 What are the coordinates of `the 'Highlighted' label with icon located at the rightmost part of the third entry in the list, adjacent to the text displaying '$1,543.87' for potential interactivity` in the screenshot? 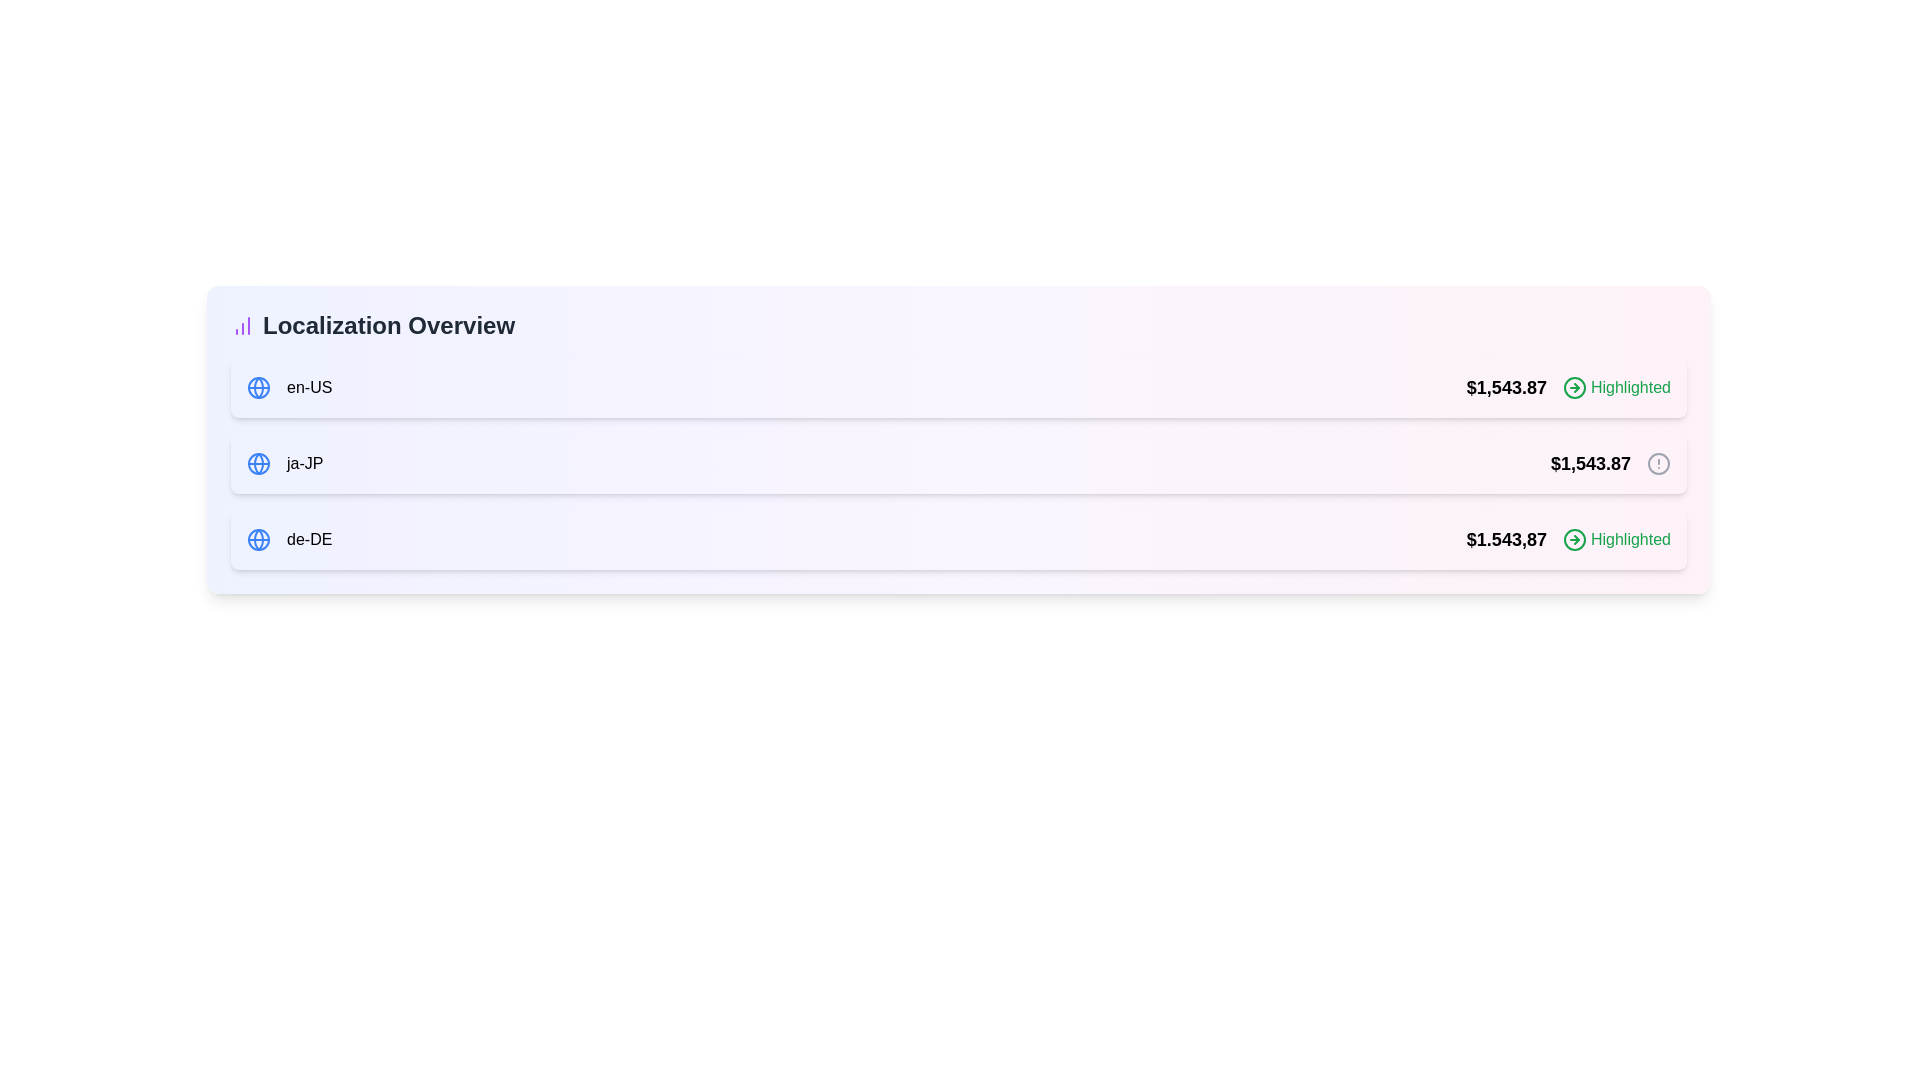 It's located at (1617, 540).